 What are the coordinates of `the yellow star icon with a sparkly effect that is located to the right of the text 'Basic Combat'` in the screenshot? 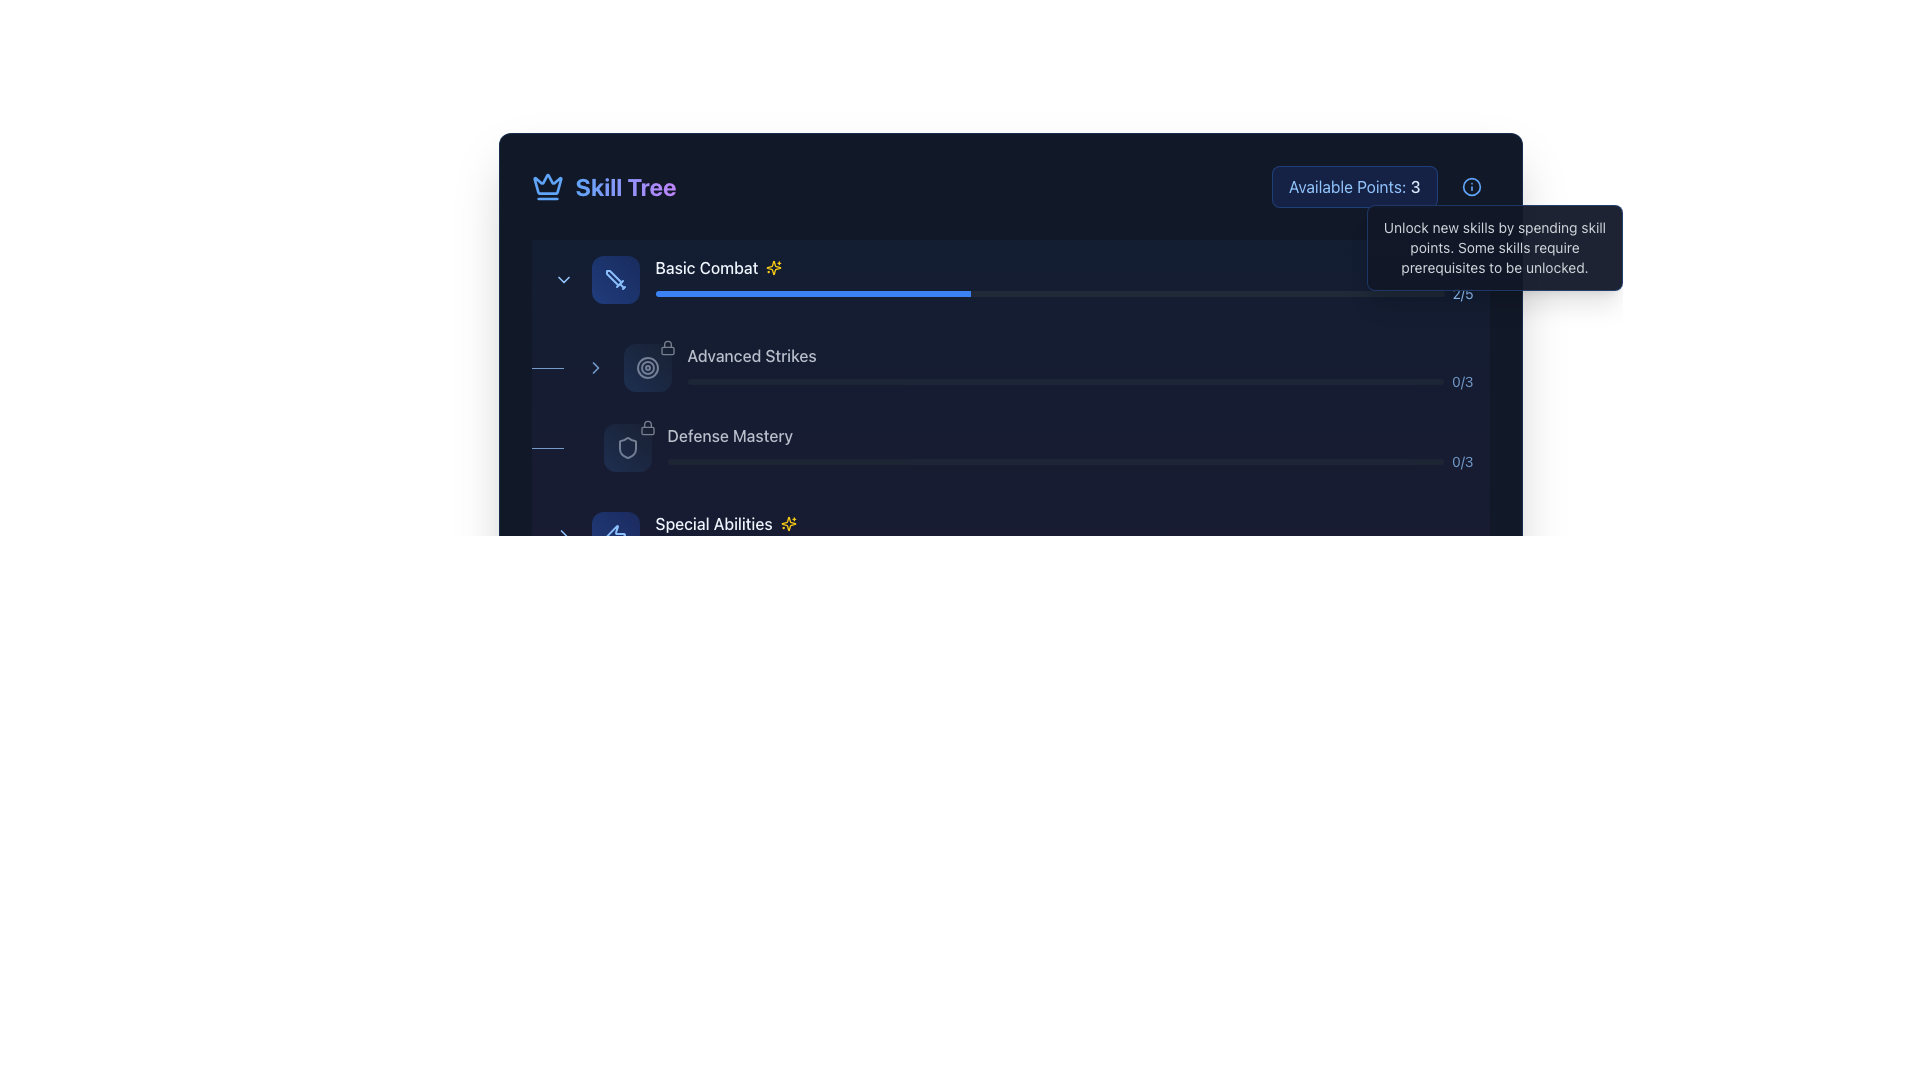 It's located at (773, 266).